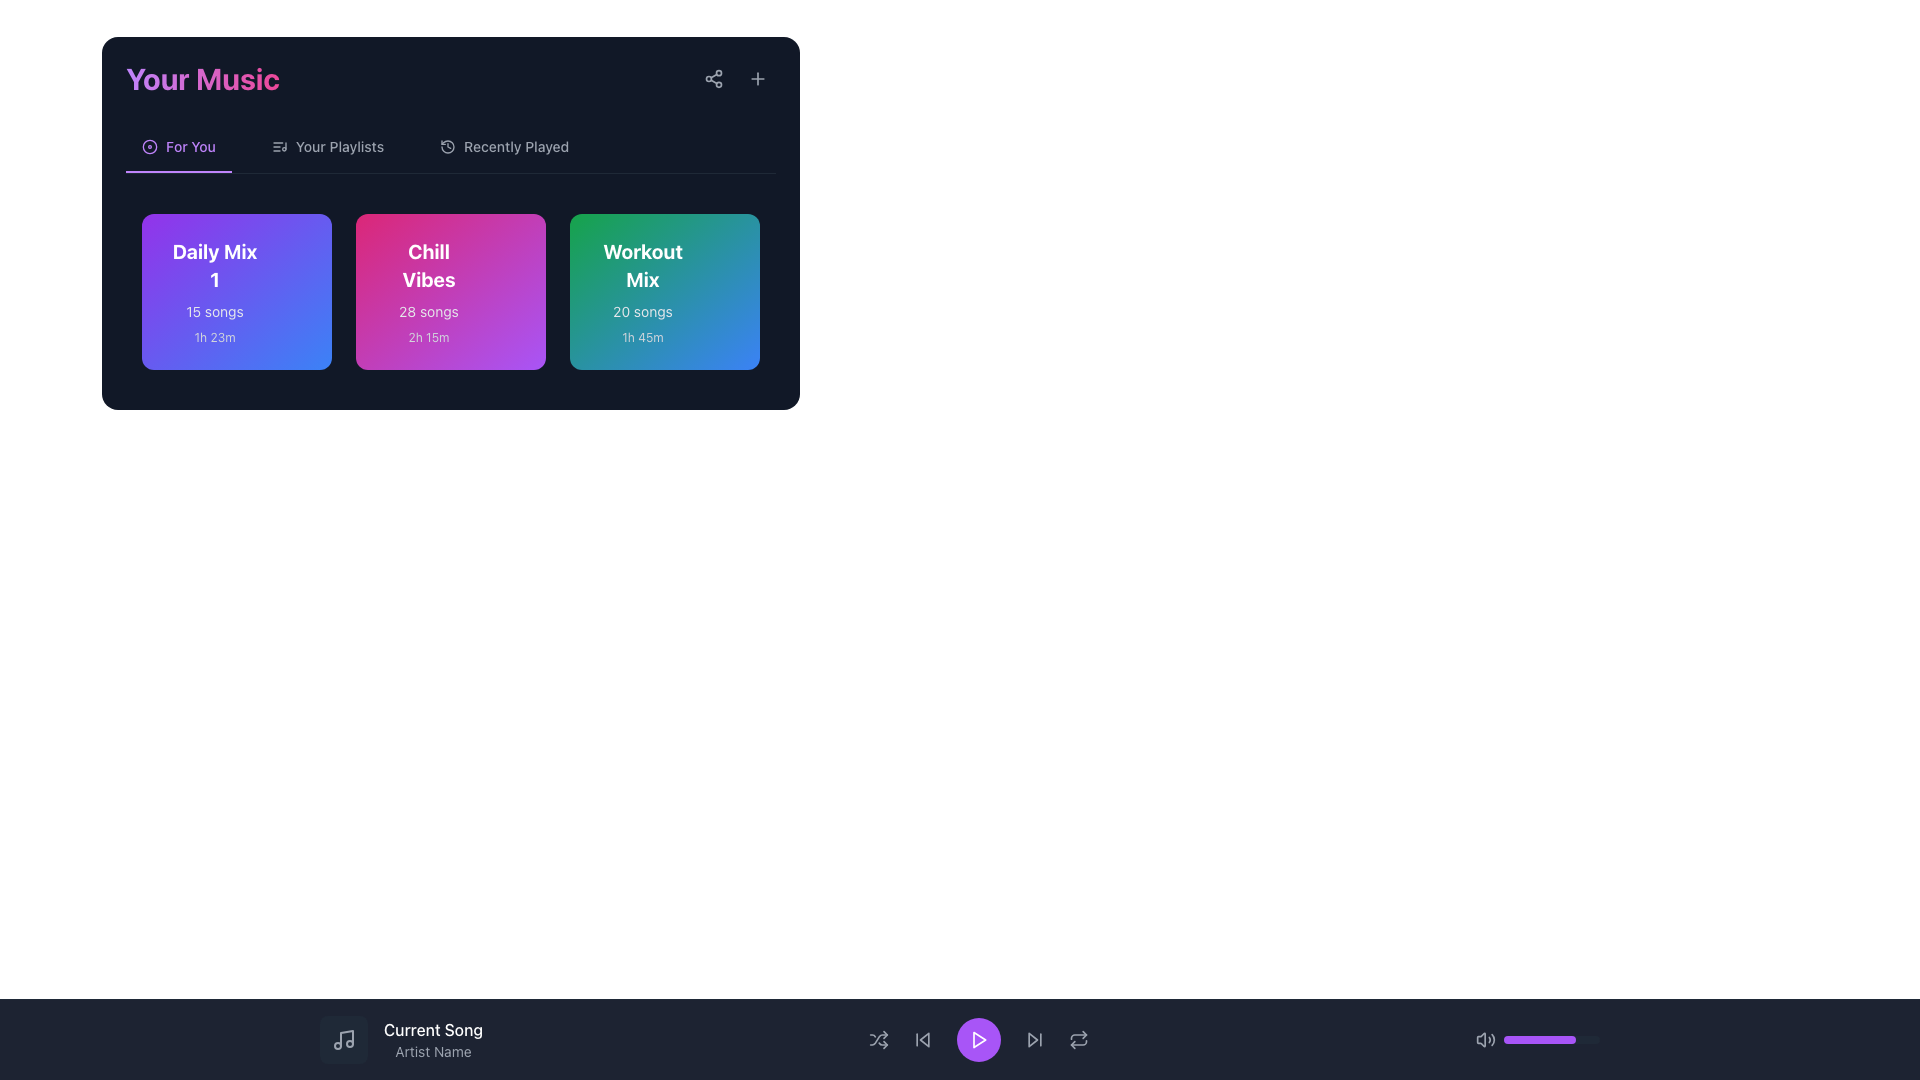 This screenshot has height=1080, width=1920. I want to click on the 'Daily Mix 1' playlist card located under the 'For You' tab in the 'Your Music' section, so click(215, 292).